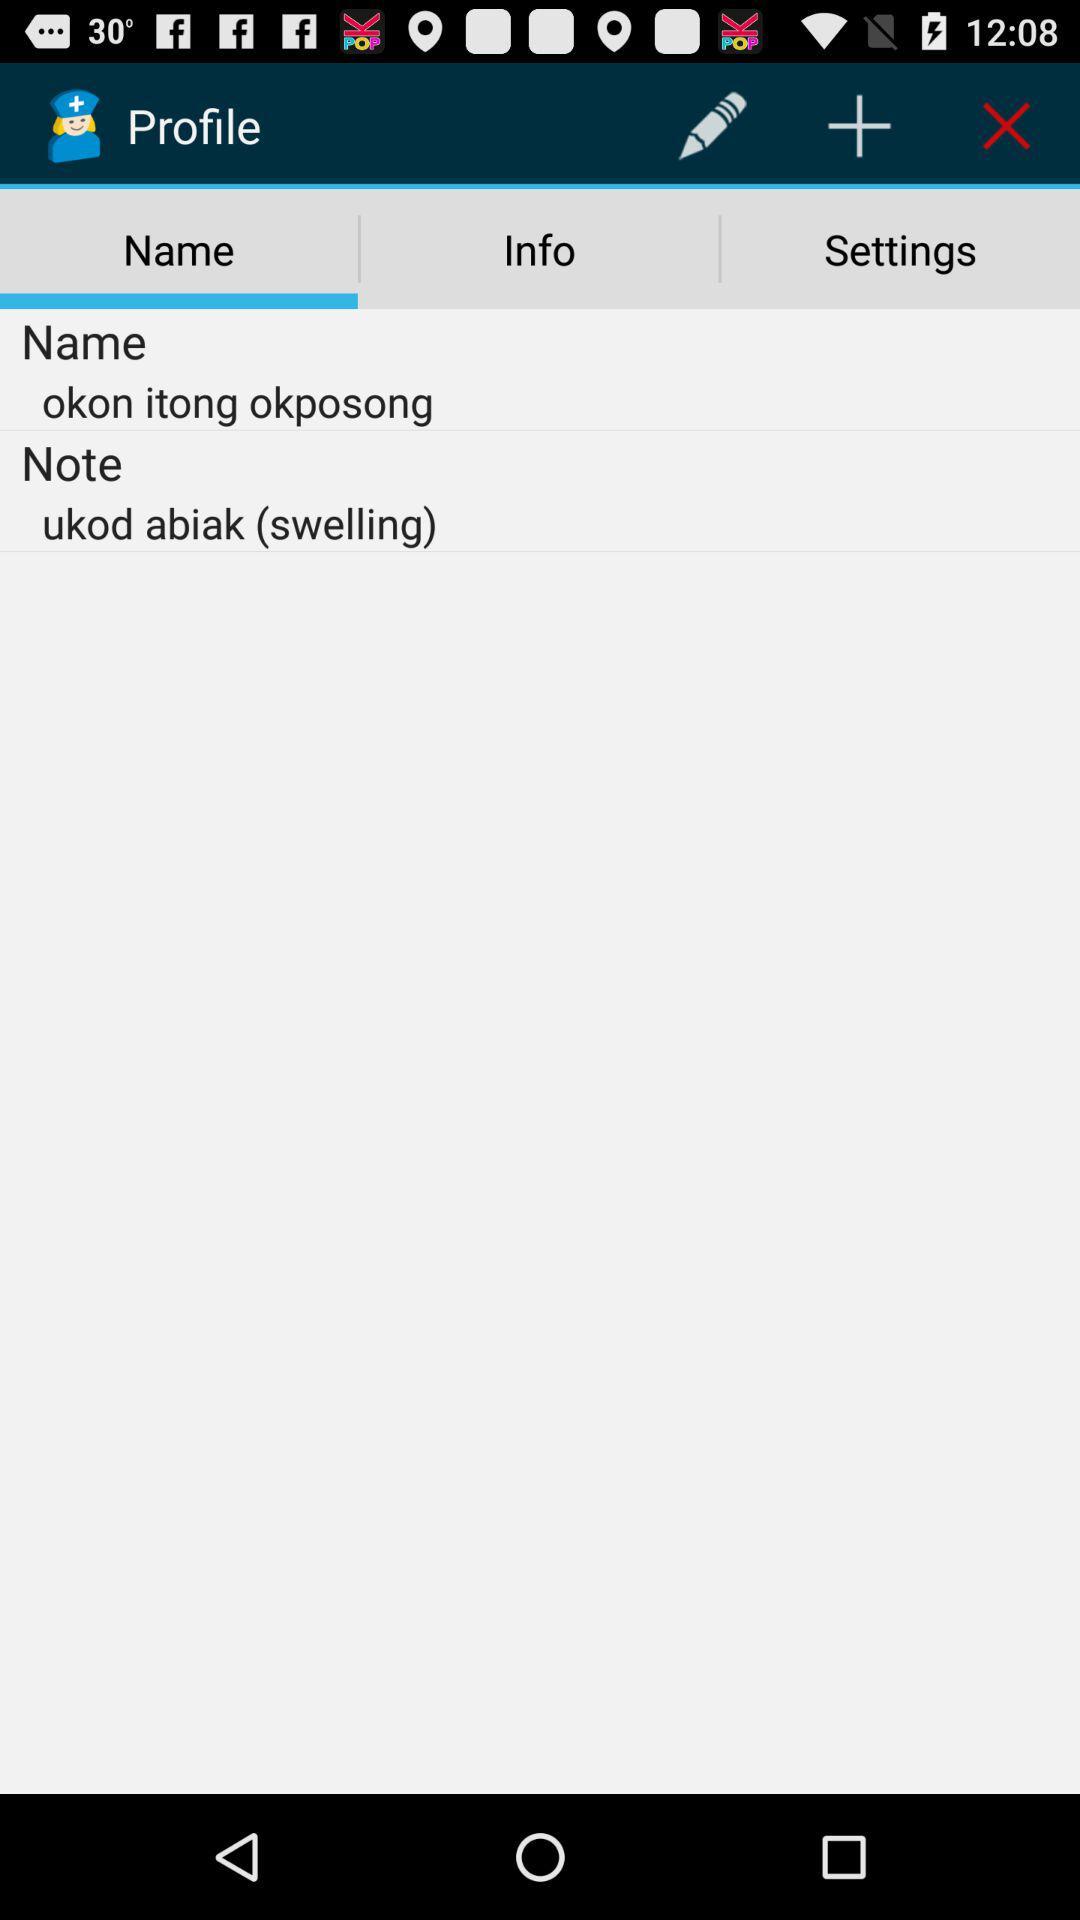  I want to click on item to the right of name, so click(711, 124).